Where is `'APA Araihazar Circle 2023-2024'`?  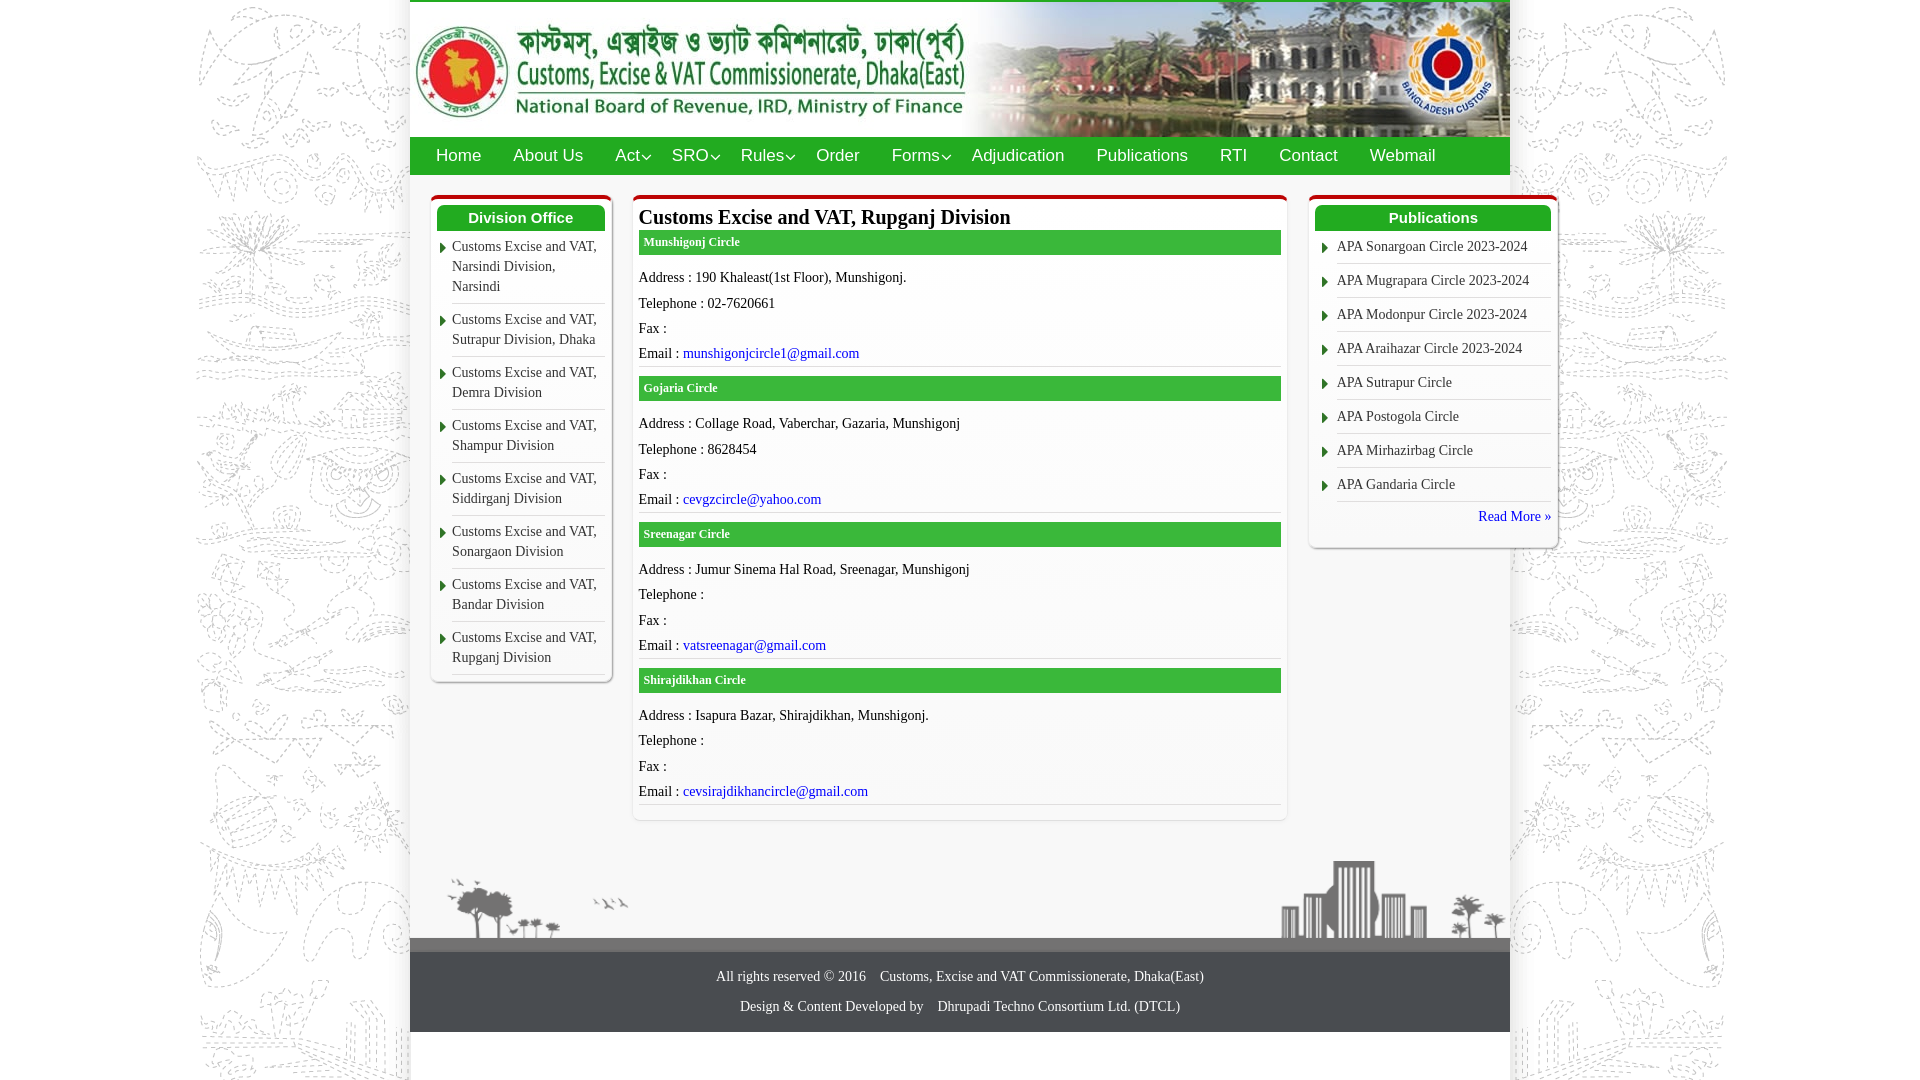
'APA Araihazar Circle 2023-2024' is located at coordinates (1444, 348).